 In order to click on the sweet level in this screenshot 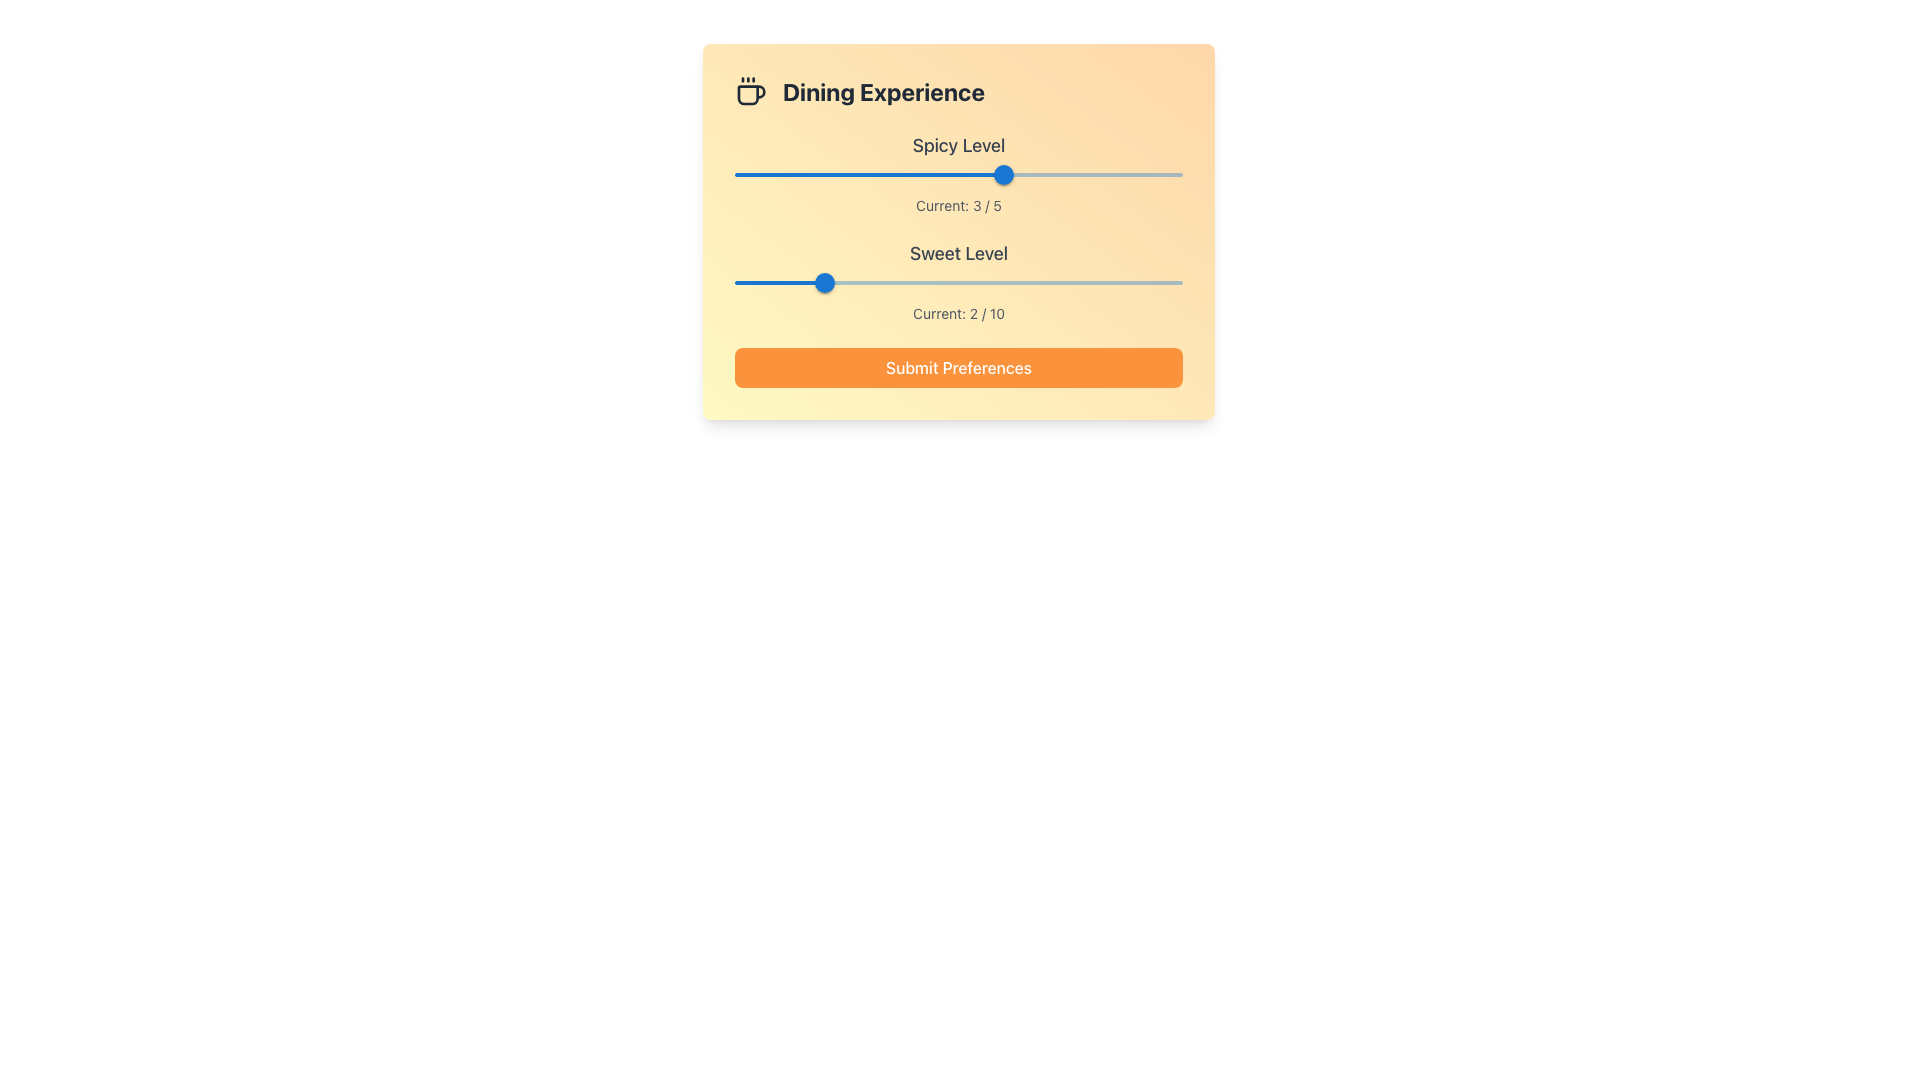, I will do `click(1138, 282)`.